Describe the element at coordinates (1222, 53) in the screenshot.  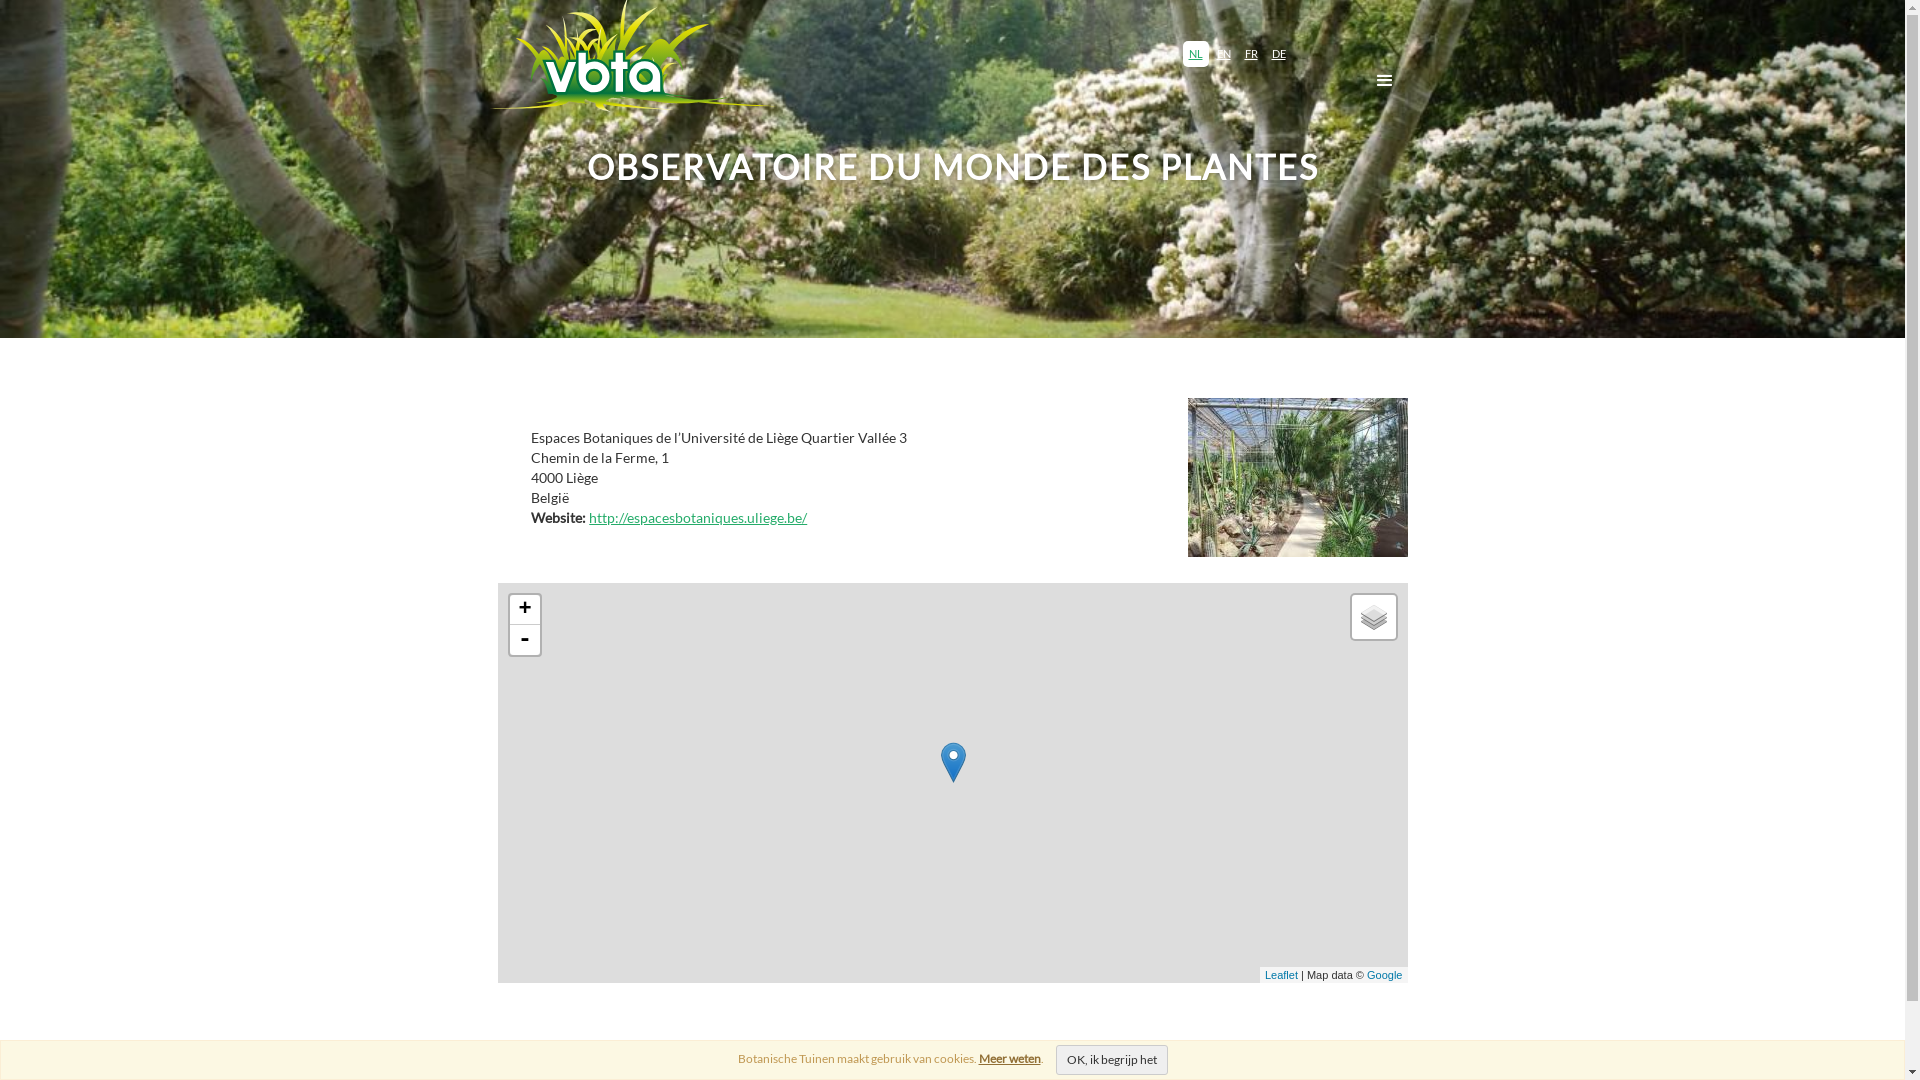
I see `'EN'` at that location.